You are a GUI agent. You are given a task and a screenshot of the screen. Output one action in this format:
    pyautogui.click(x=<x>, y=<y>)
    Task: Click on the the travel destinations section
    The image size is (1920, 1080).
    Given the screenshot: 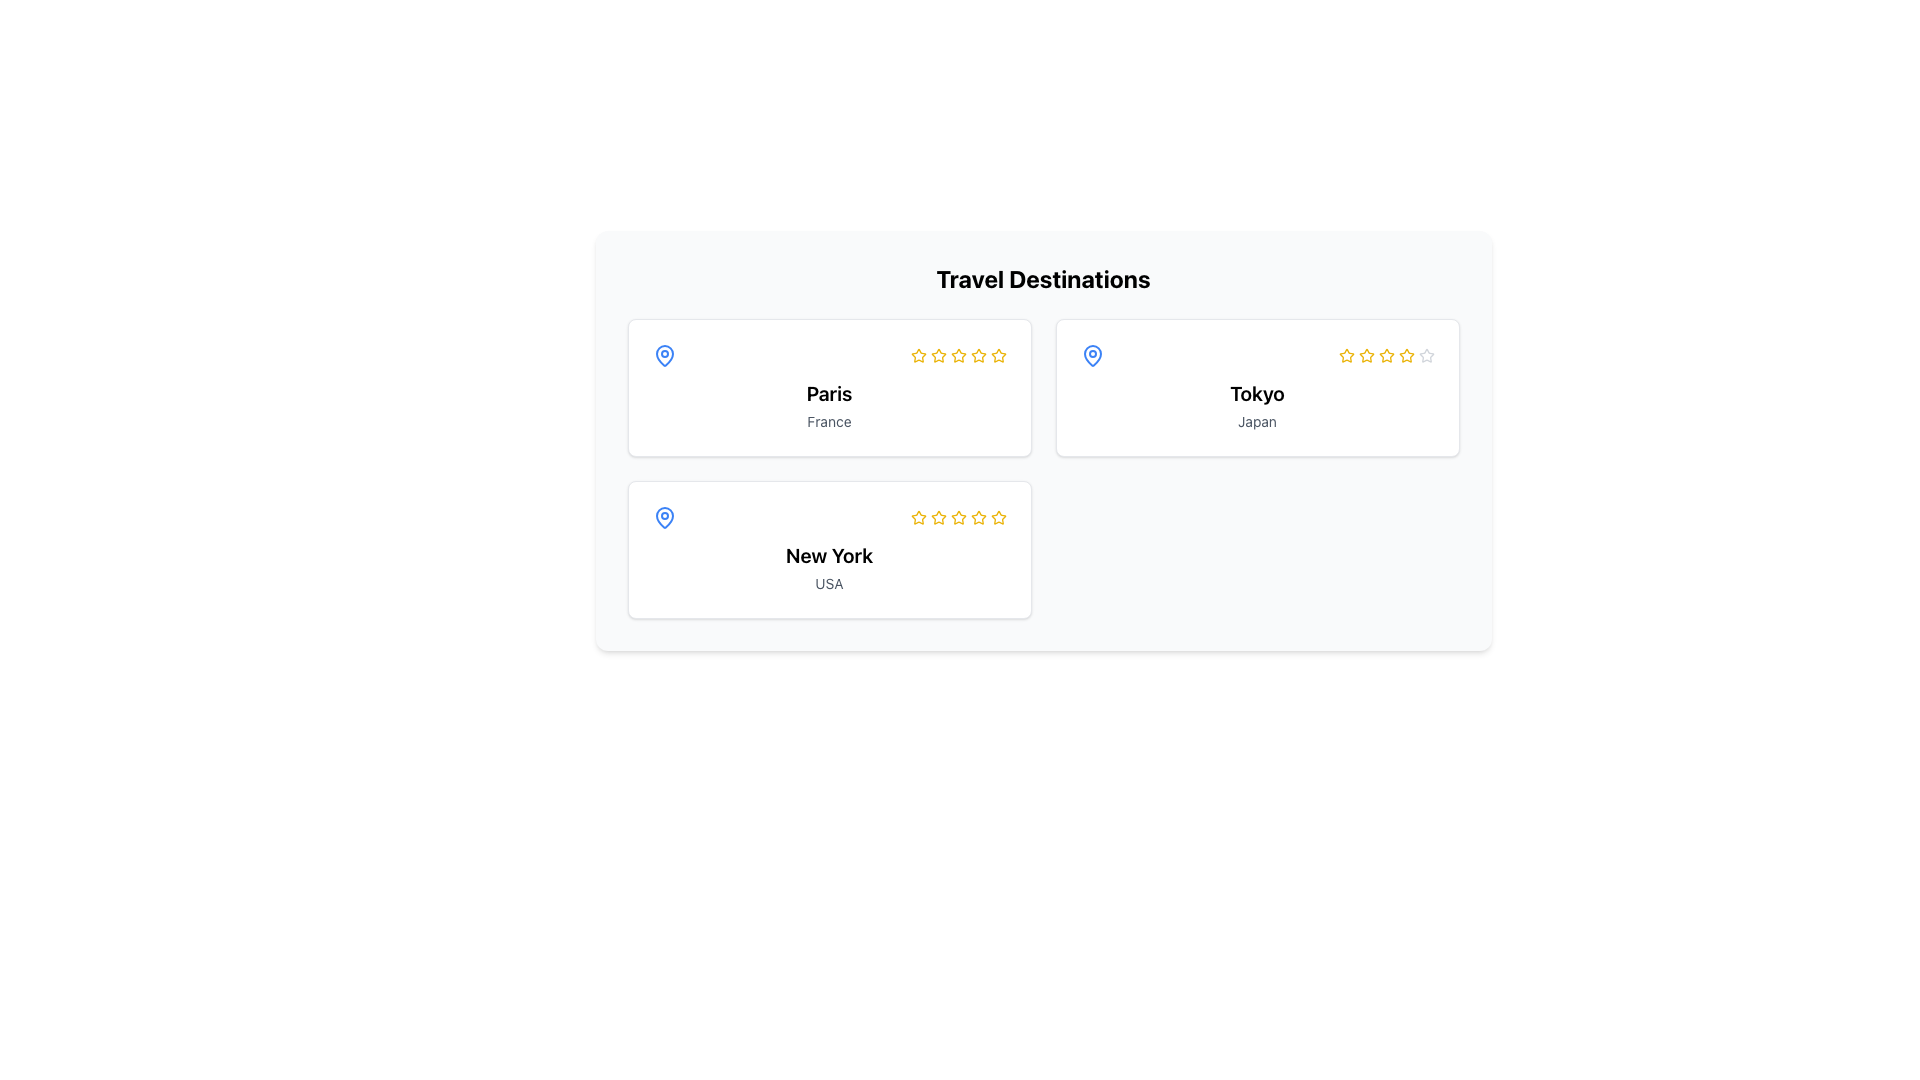 What is the action you would take?
    pyautogui.click(x=1042, y=278)
    